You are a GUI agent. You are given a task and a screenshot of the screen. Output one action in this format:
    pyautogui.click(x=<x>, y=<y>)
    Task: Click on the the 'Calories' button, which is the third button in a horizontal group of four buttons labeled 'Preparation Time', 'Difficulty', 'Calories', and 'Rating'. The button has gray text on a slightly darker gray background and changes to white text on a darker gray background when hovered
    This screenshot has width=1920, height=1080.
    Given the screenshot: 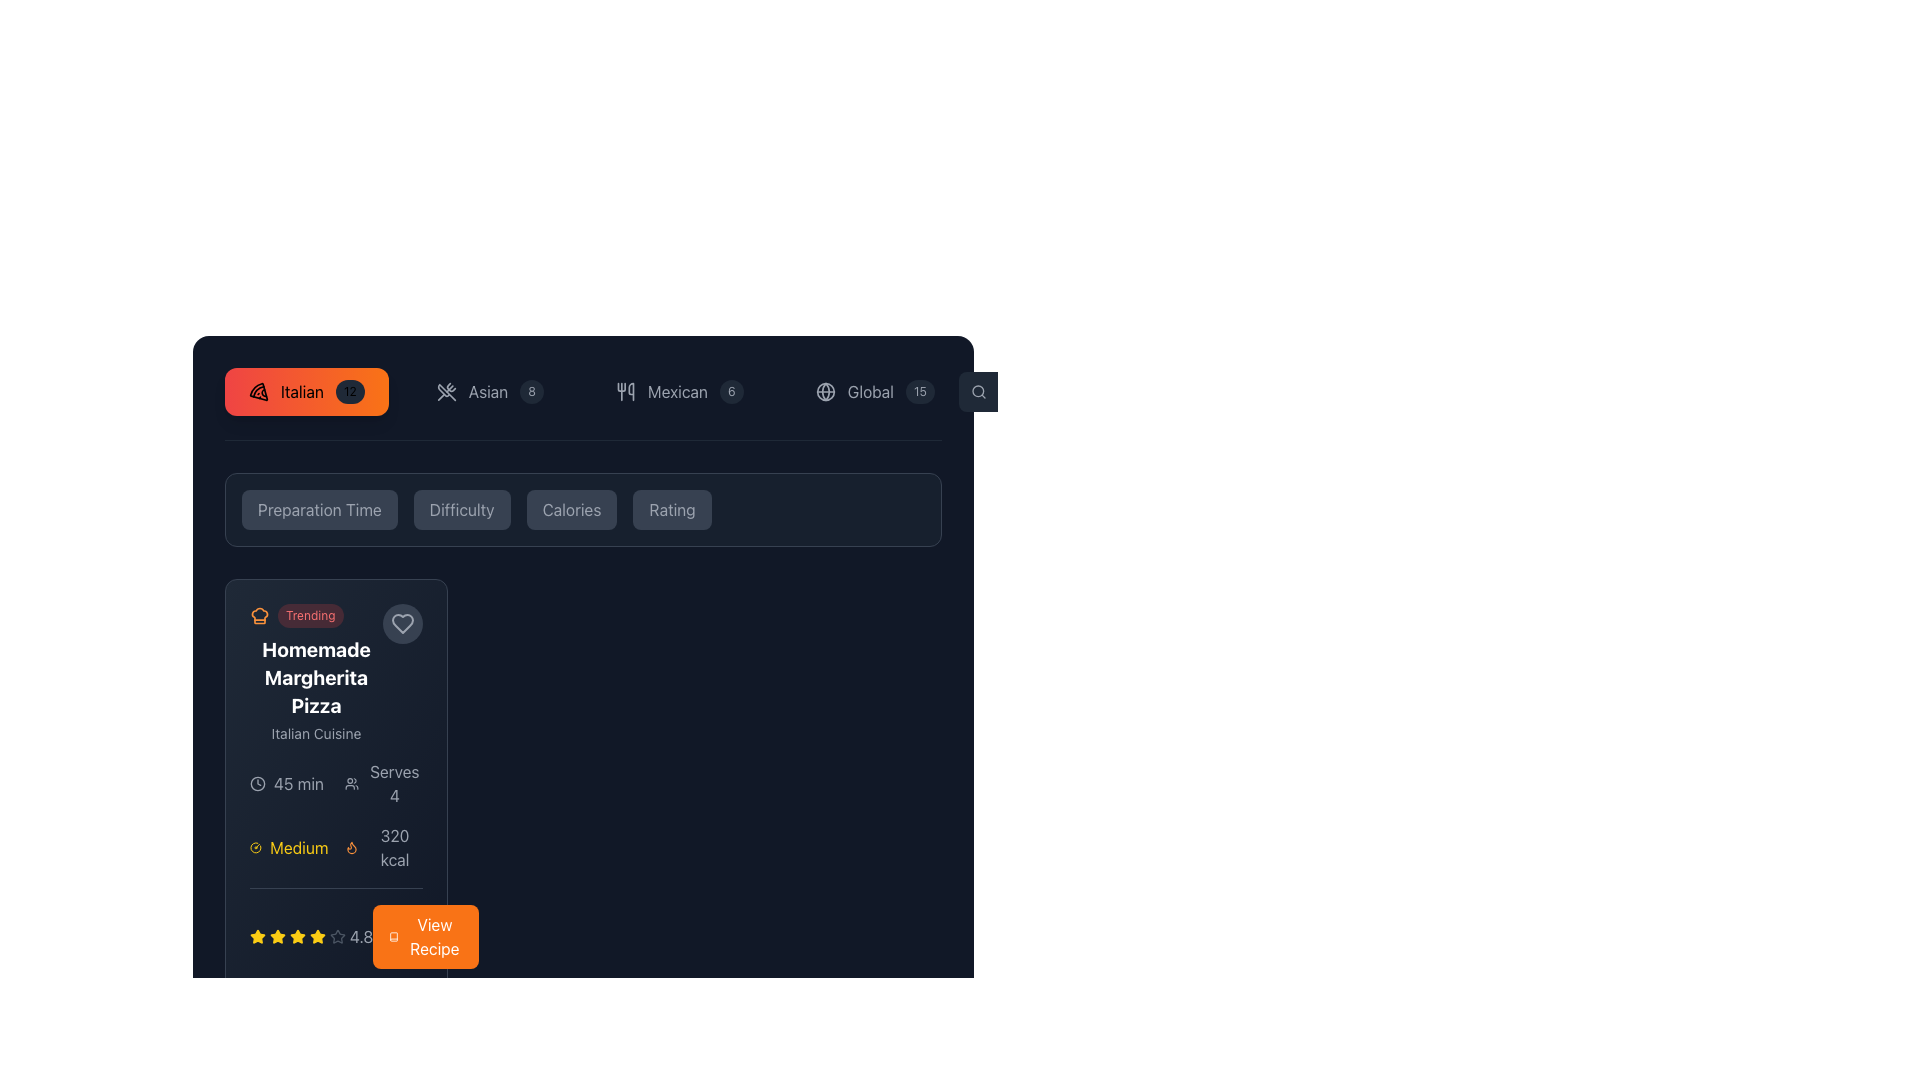 What is the action you would take?
    pyautogui.click(x=582, y=508)
    